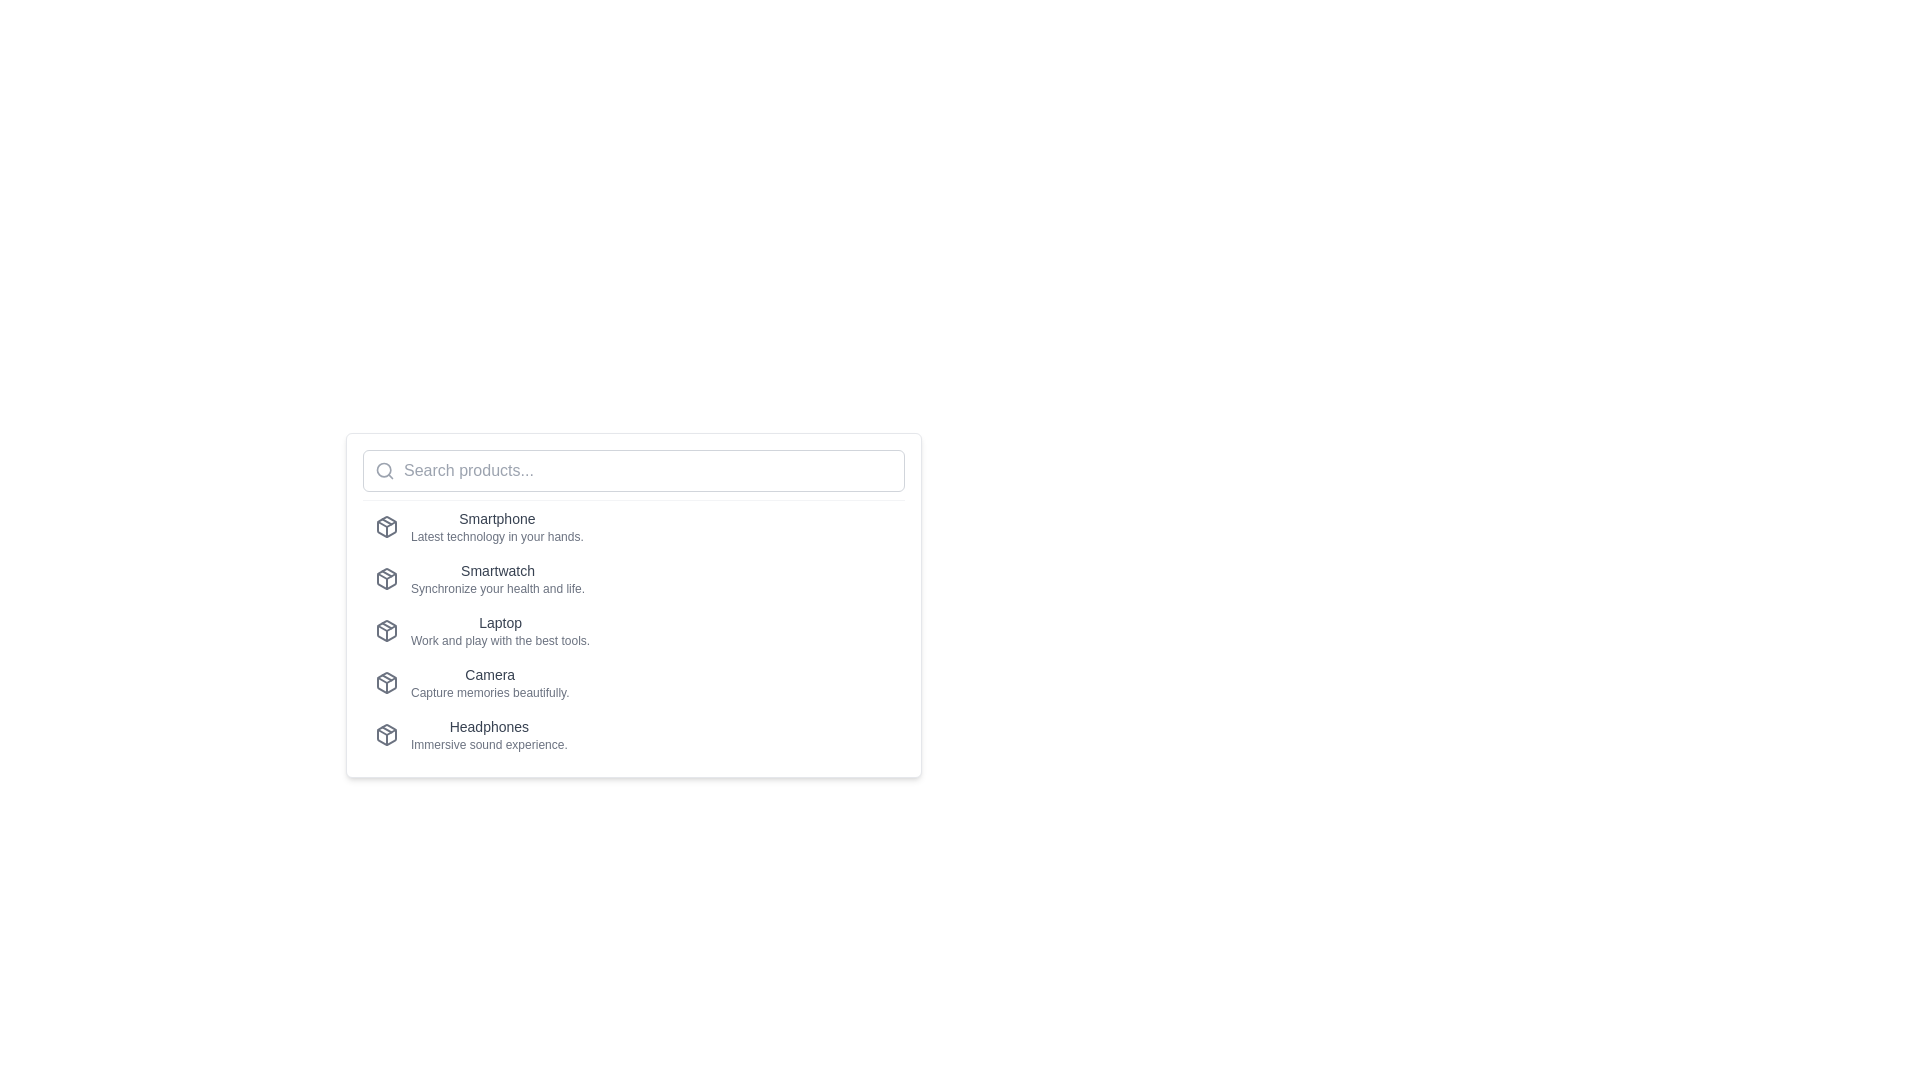 Image resolution: width=1920 pixels, height=1080 pixels. Describe the element at coordinates (500, 640) in the screenshot. I see `the text label displaying 'Work and play with the best tools.' which is positioned below the title 'Laptop.'` at that location.